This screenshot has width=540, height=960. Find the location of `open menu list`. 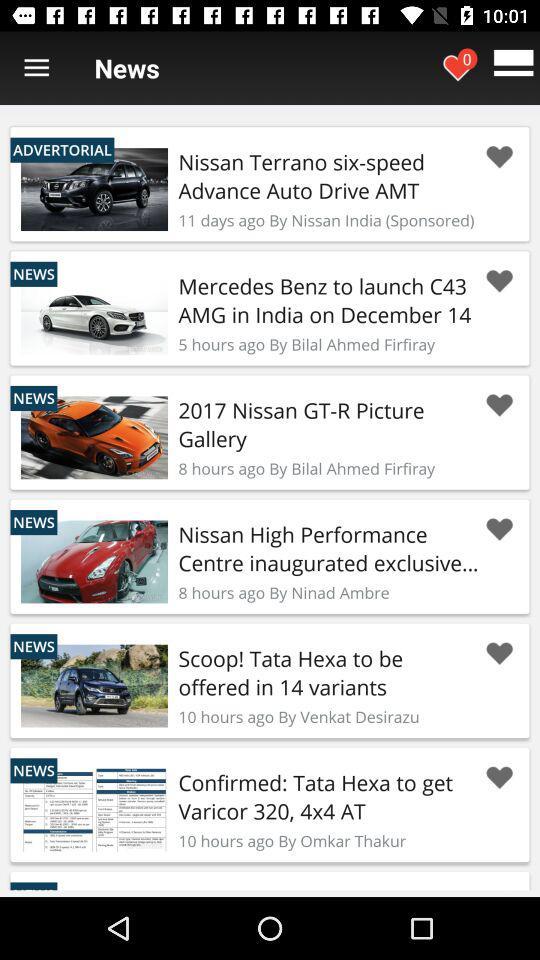

open menu list is located at coordinates (36, 68).